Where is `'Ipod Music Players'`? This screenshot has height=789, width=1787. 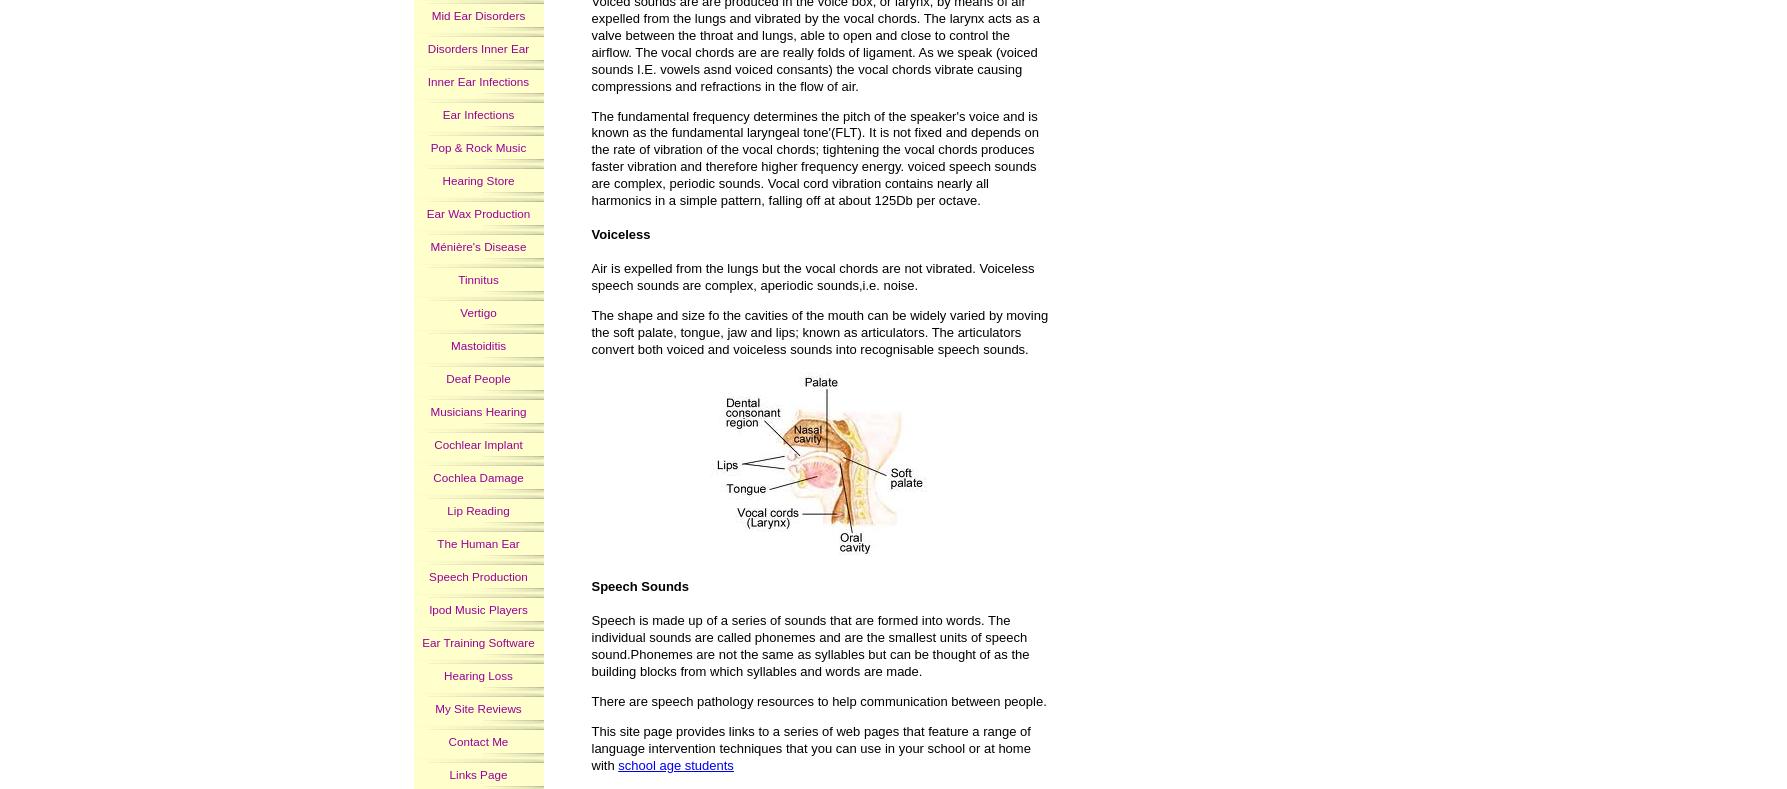 'Ipod Music Players' is located at coordinates (429, 608).